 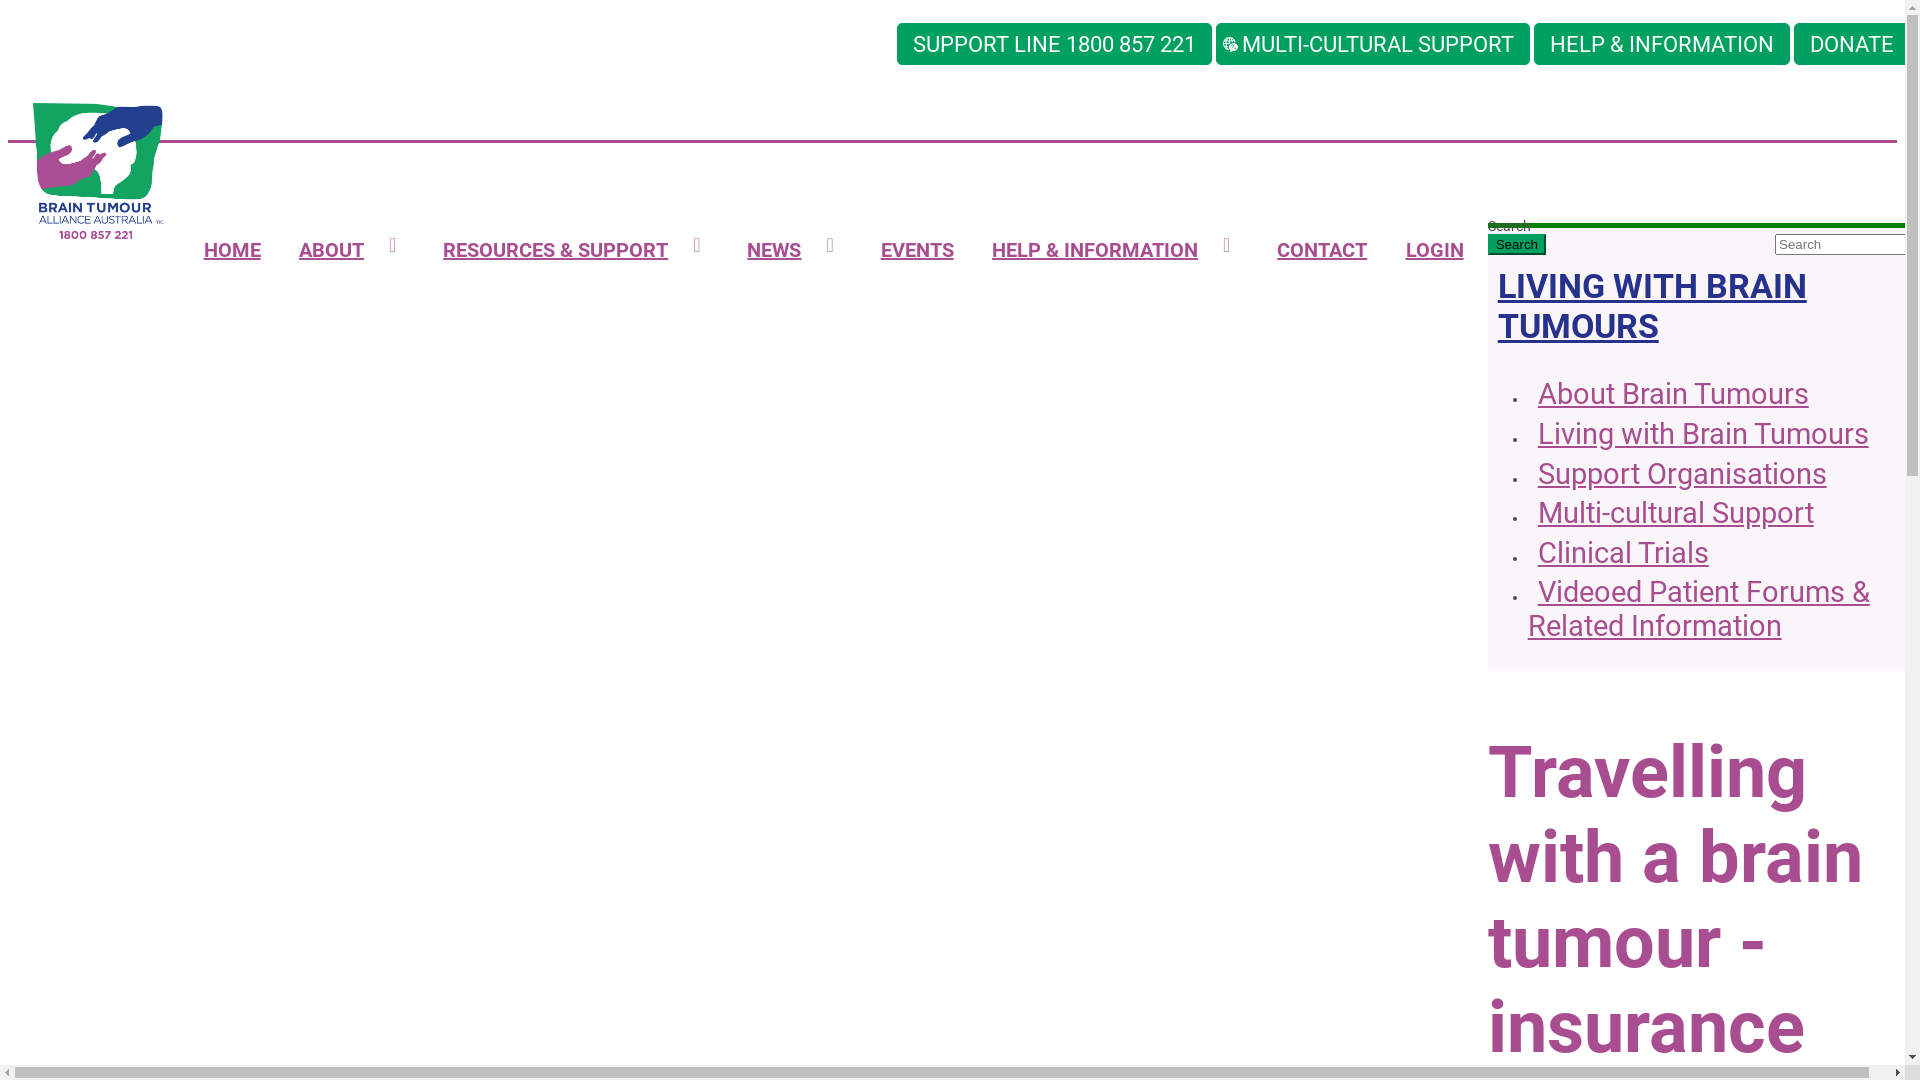 I want to click on 'Multi-cultural Support', so click(x=1670, y=514).